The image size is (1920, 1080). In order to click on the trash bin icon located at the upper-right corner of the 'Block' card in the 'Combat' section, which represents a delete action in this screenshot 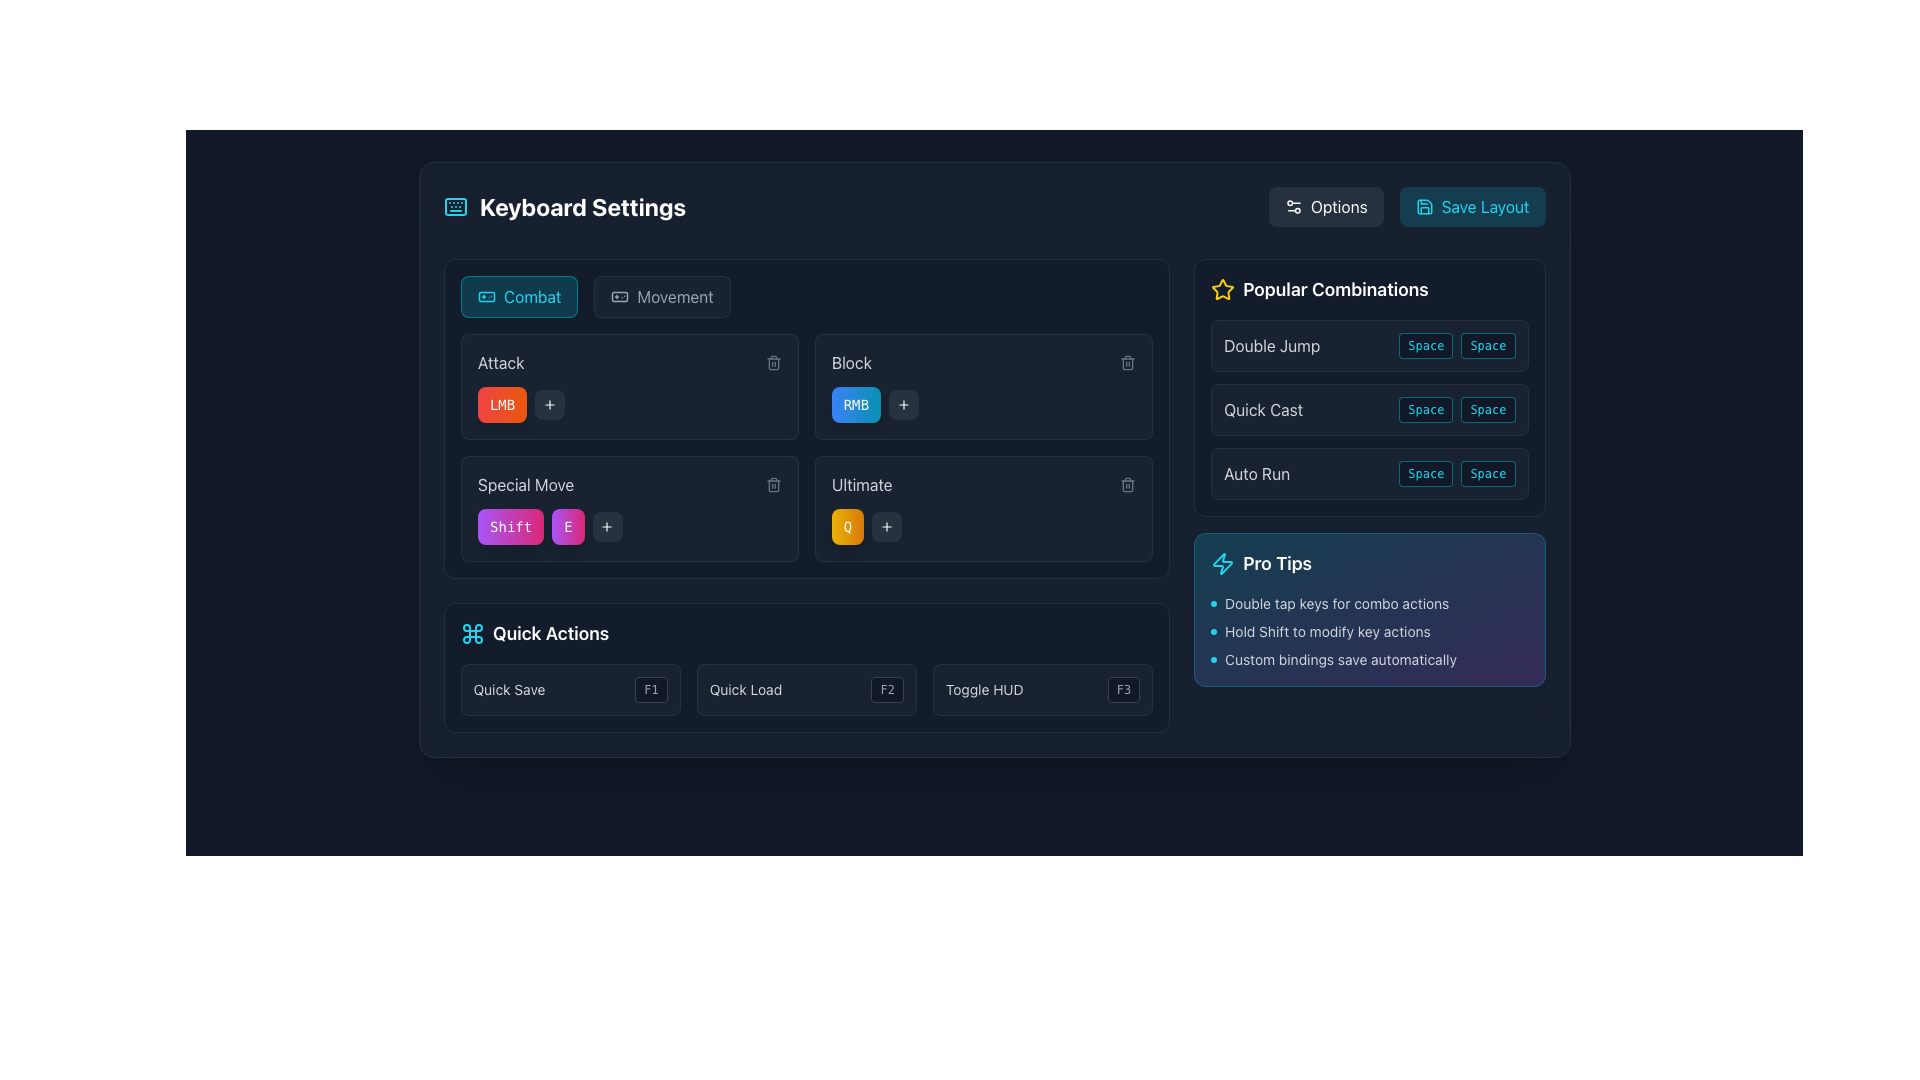, I will do `click(1128, 364)`.